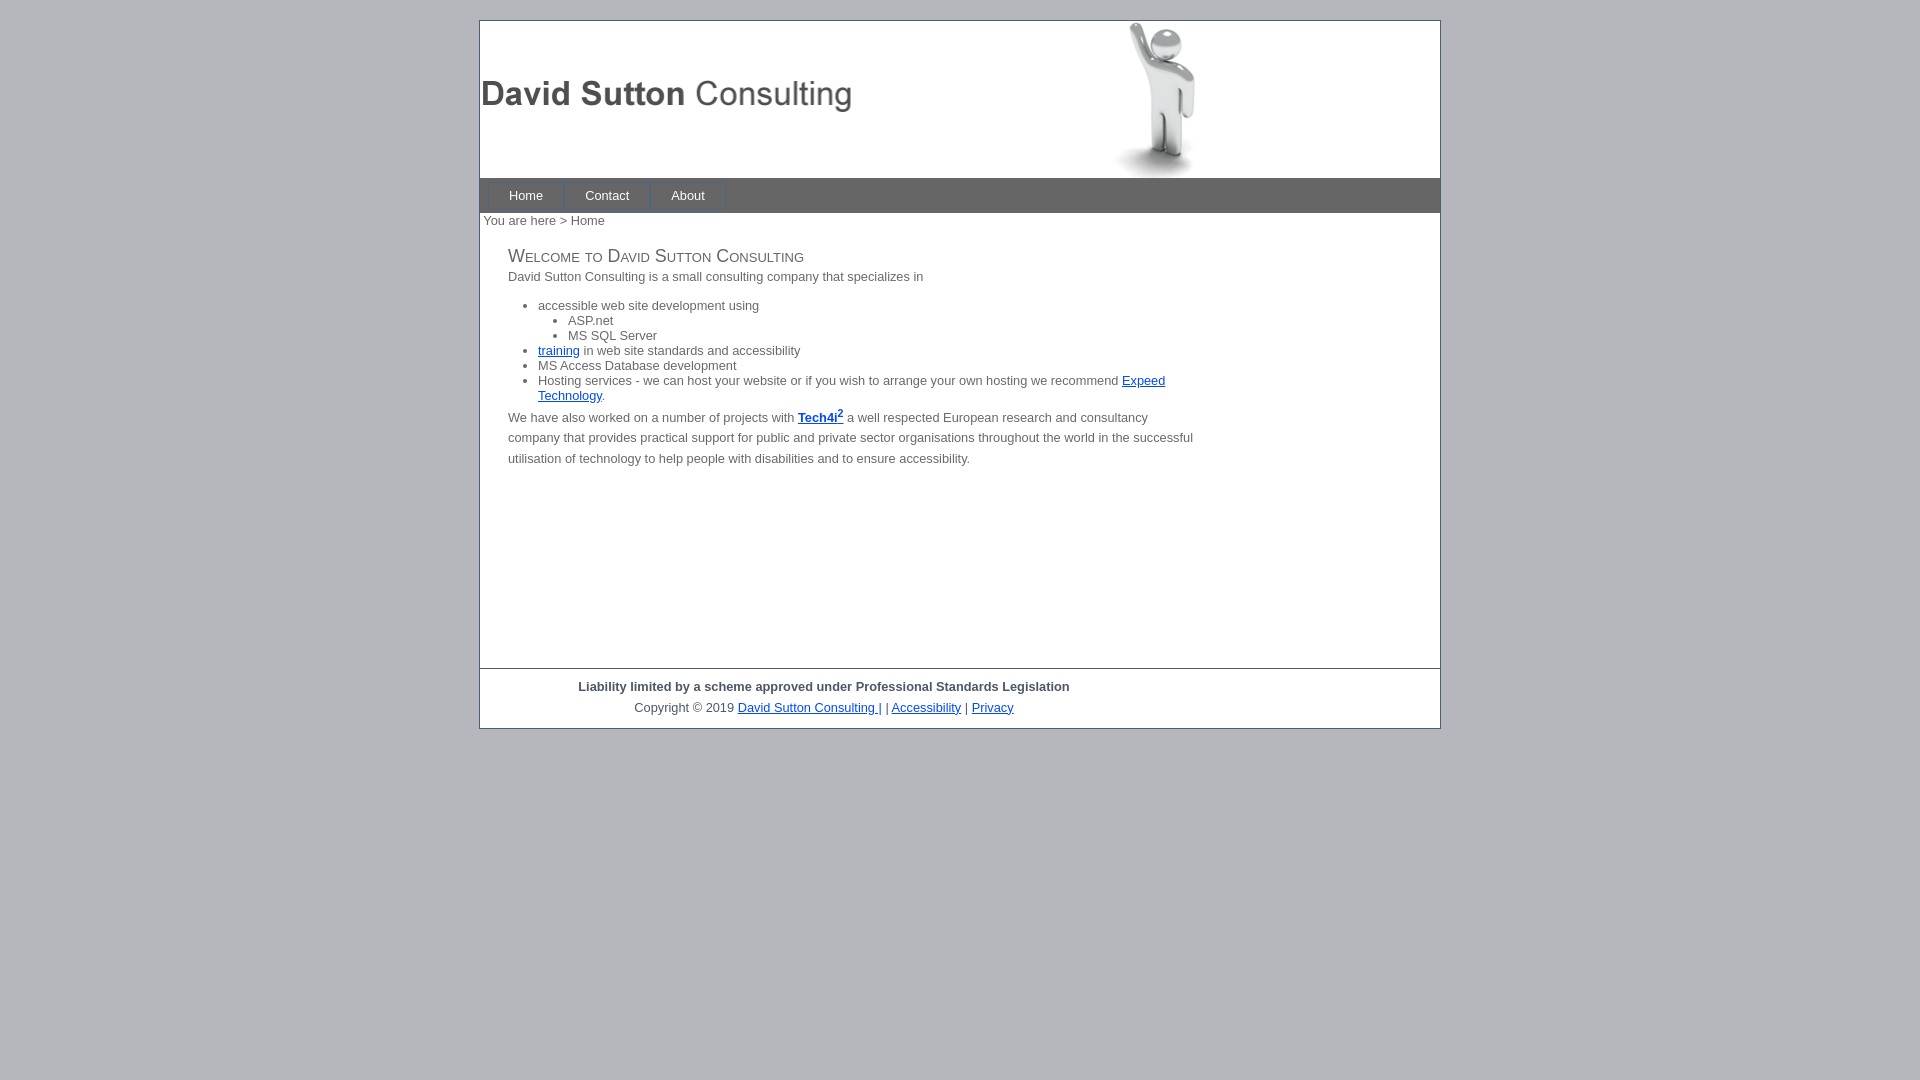  I want to click on 'Home', so click(526, 195).